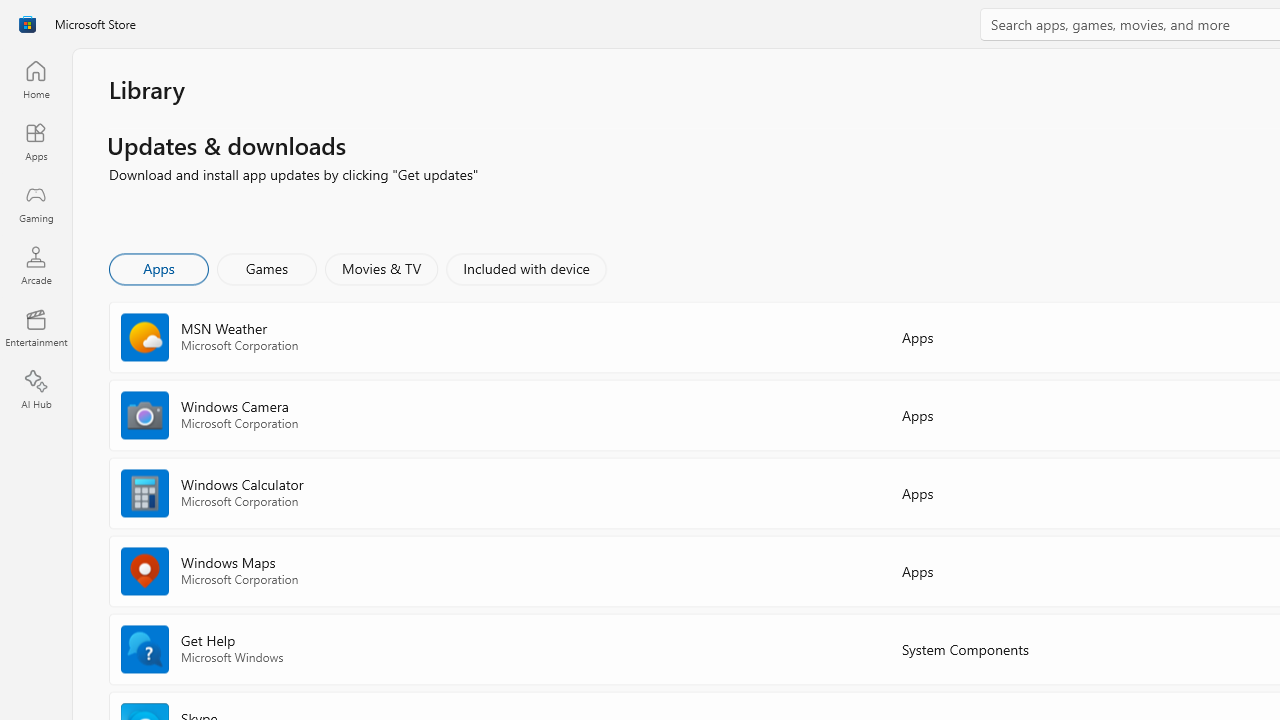 The width and height of the screenshot is (1280, 720). What do you see at coordinates (35, 78) in the screenshot?
I see `'Home'` at bounding box center [35, 78].